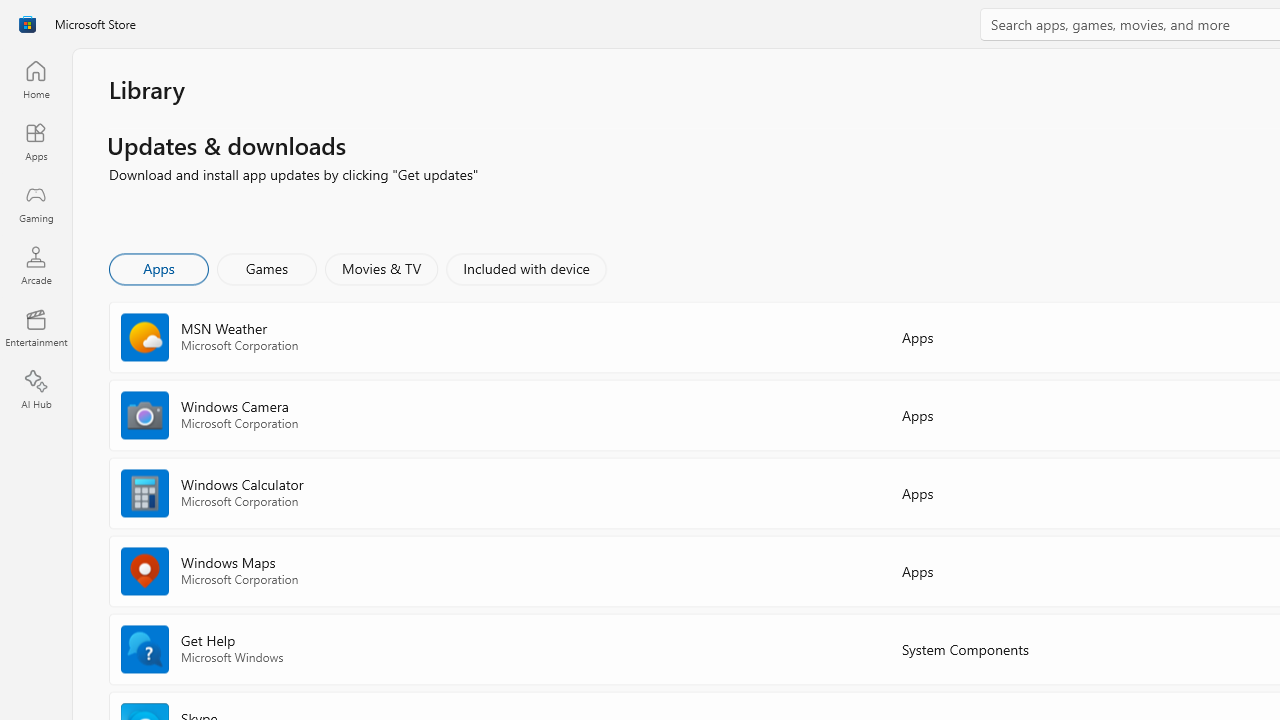 The width and height of the screenshot is (1280, 720). What do you see at coordinates (35, 78) in the screenshot?
I see `'Home'` at bounding box center [35, 78].